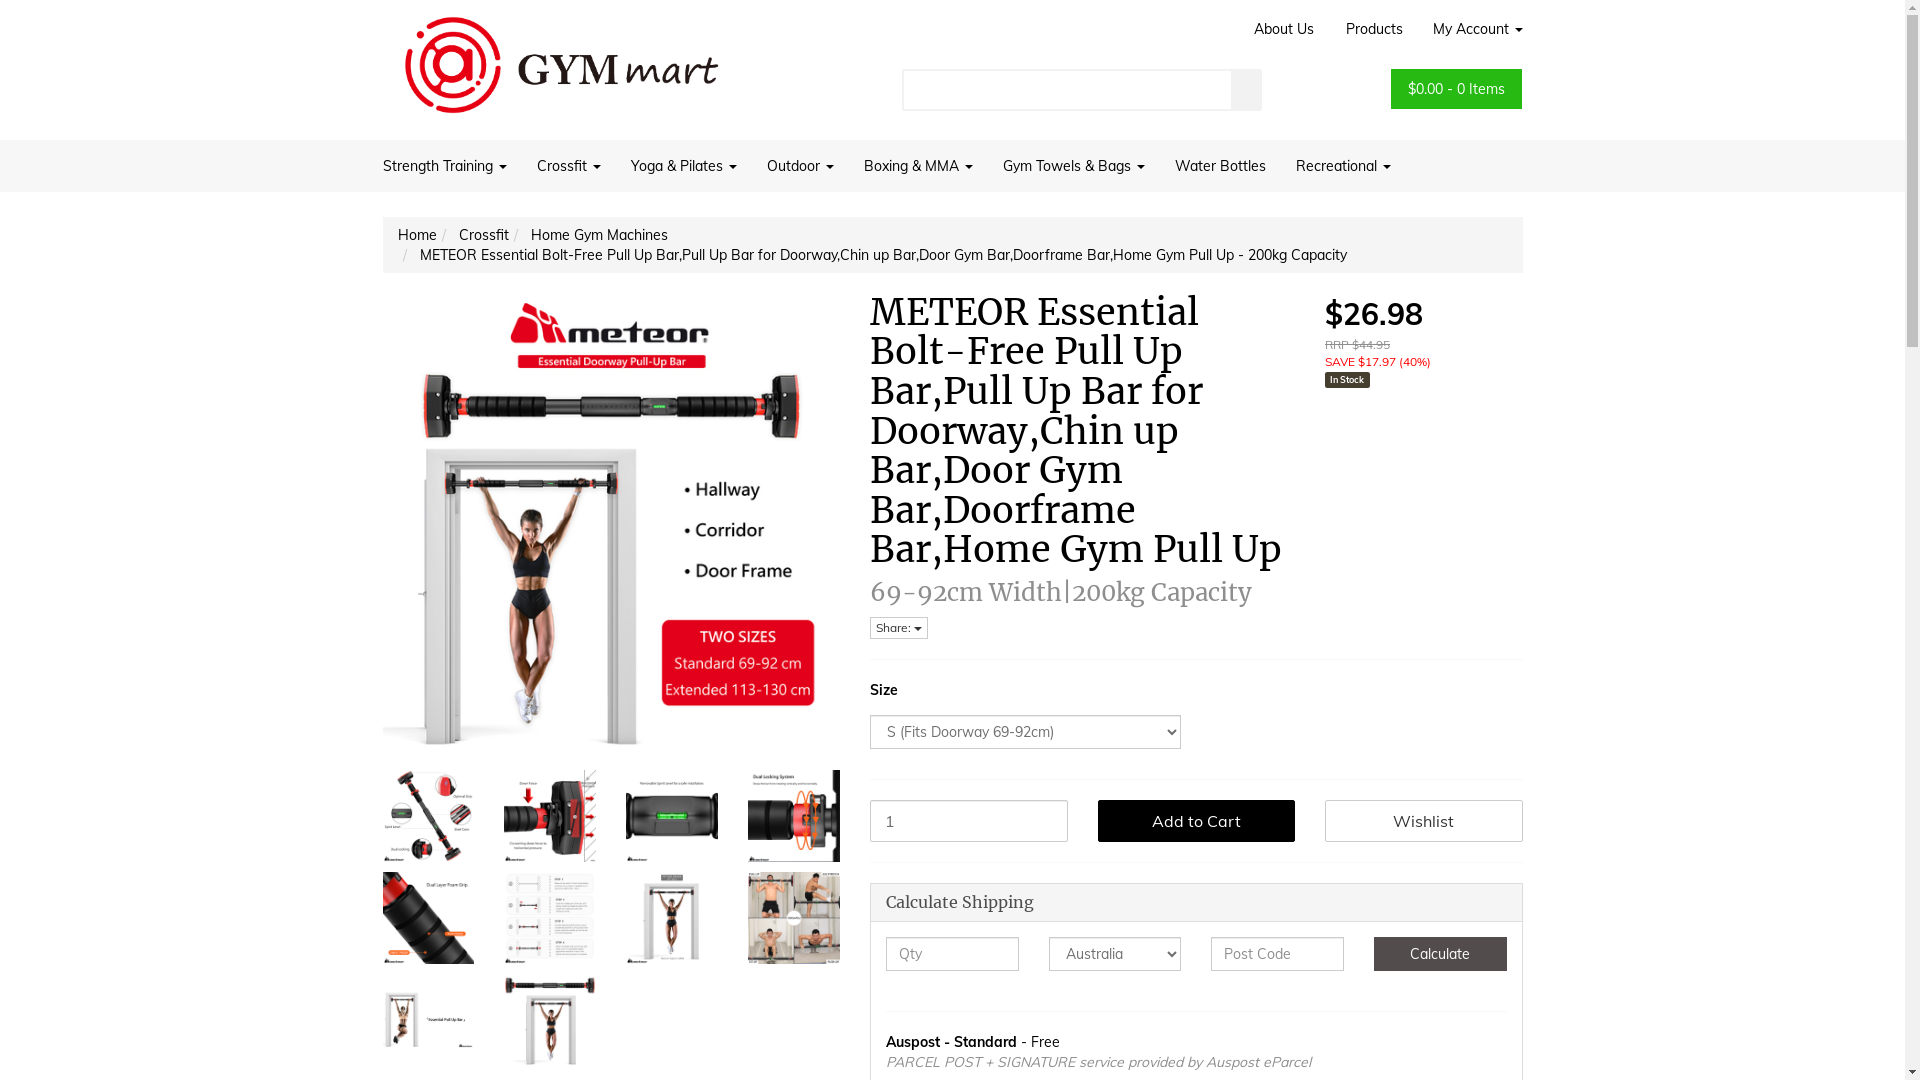 Image resolution: width=1920 pixels, height=1080 pixels. Describe the element at coordinates (1440, 952) in the screenshot. I see `'Calculate'` at that location.